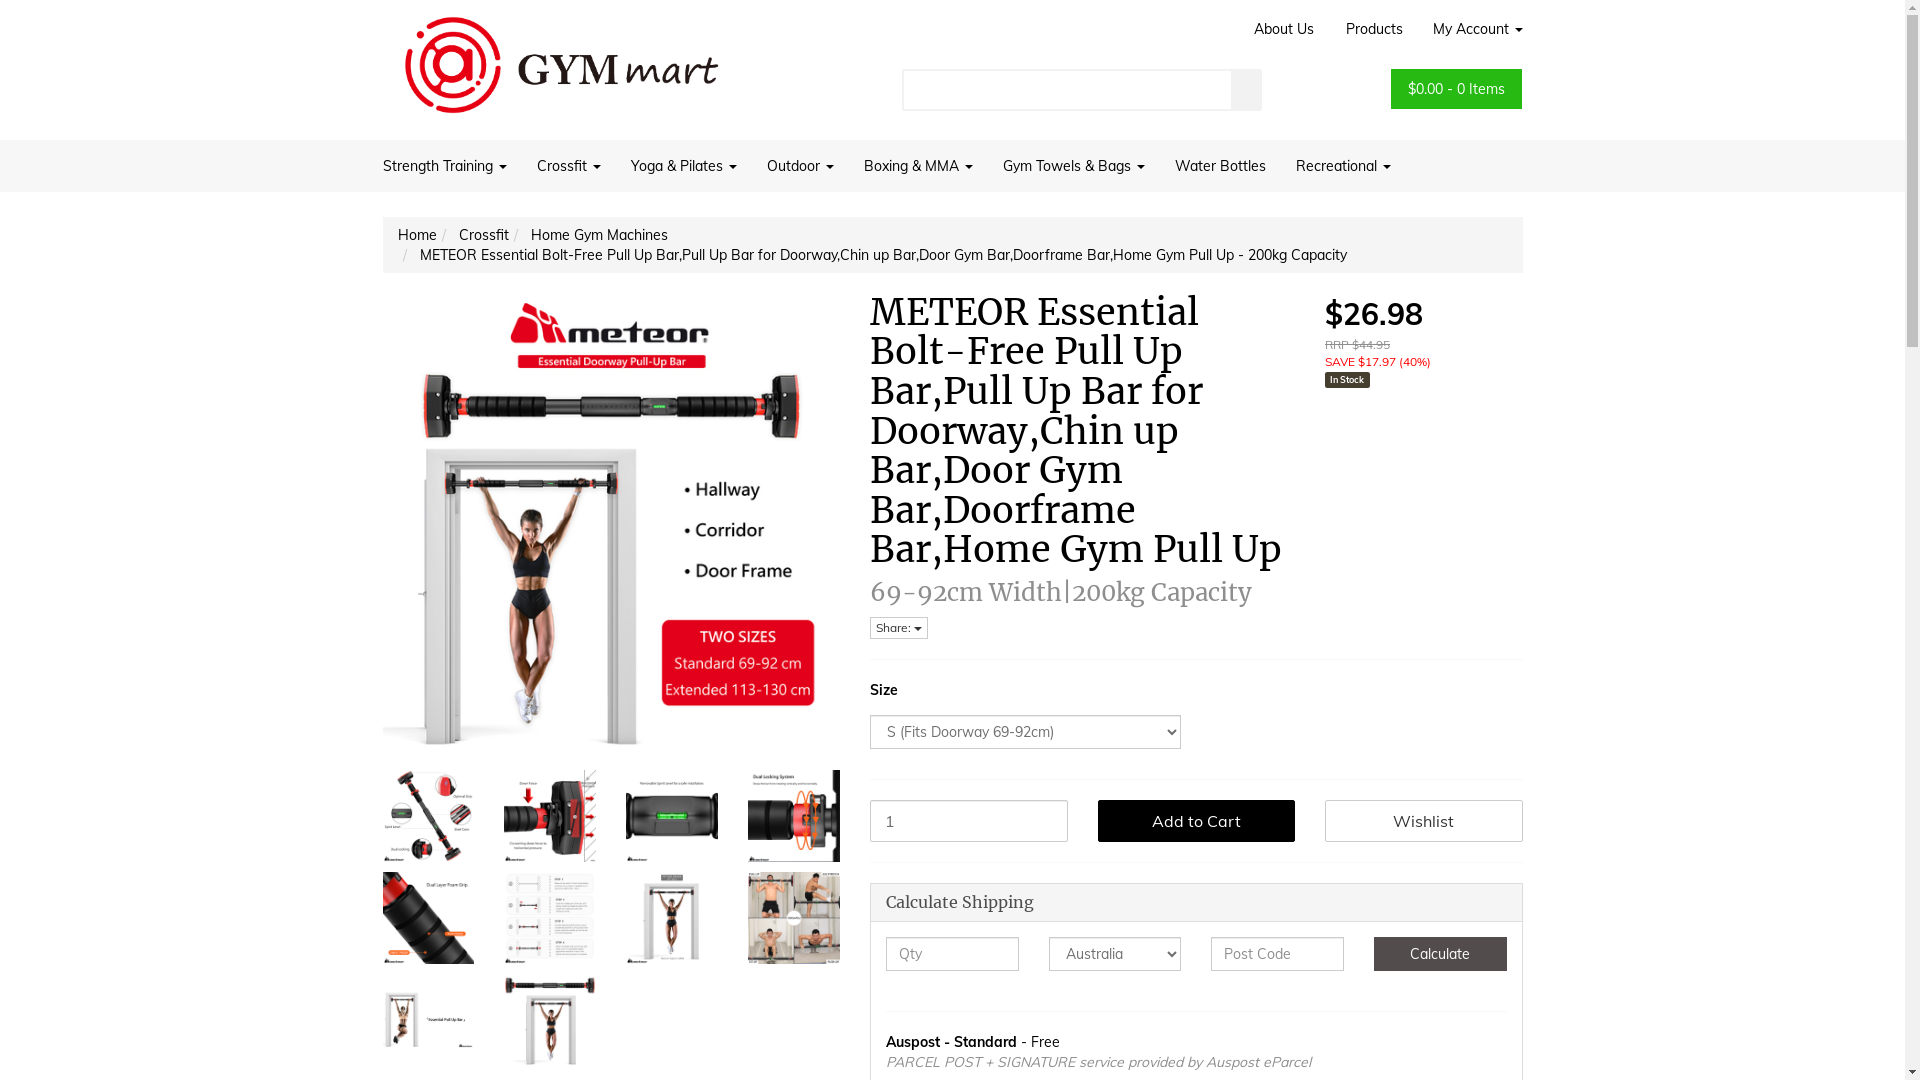 Image resolution: width=1920 pixels, height=1080 pixels. Describe the element at coordinates (1440, 952) in the screenshot. I see `'Calculate'` at that location.